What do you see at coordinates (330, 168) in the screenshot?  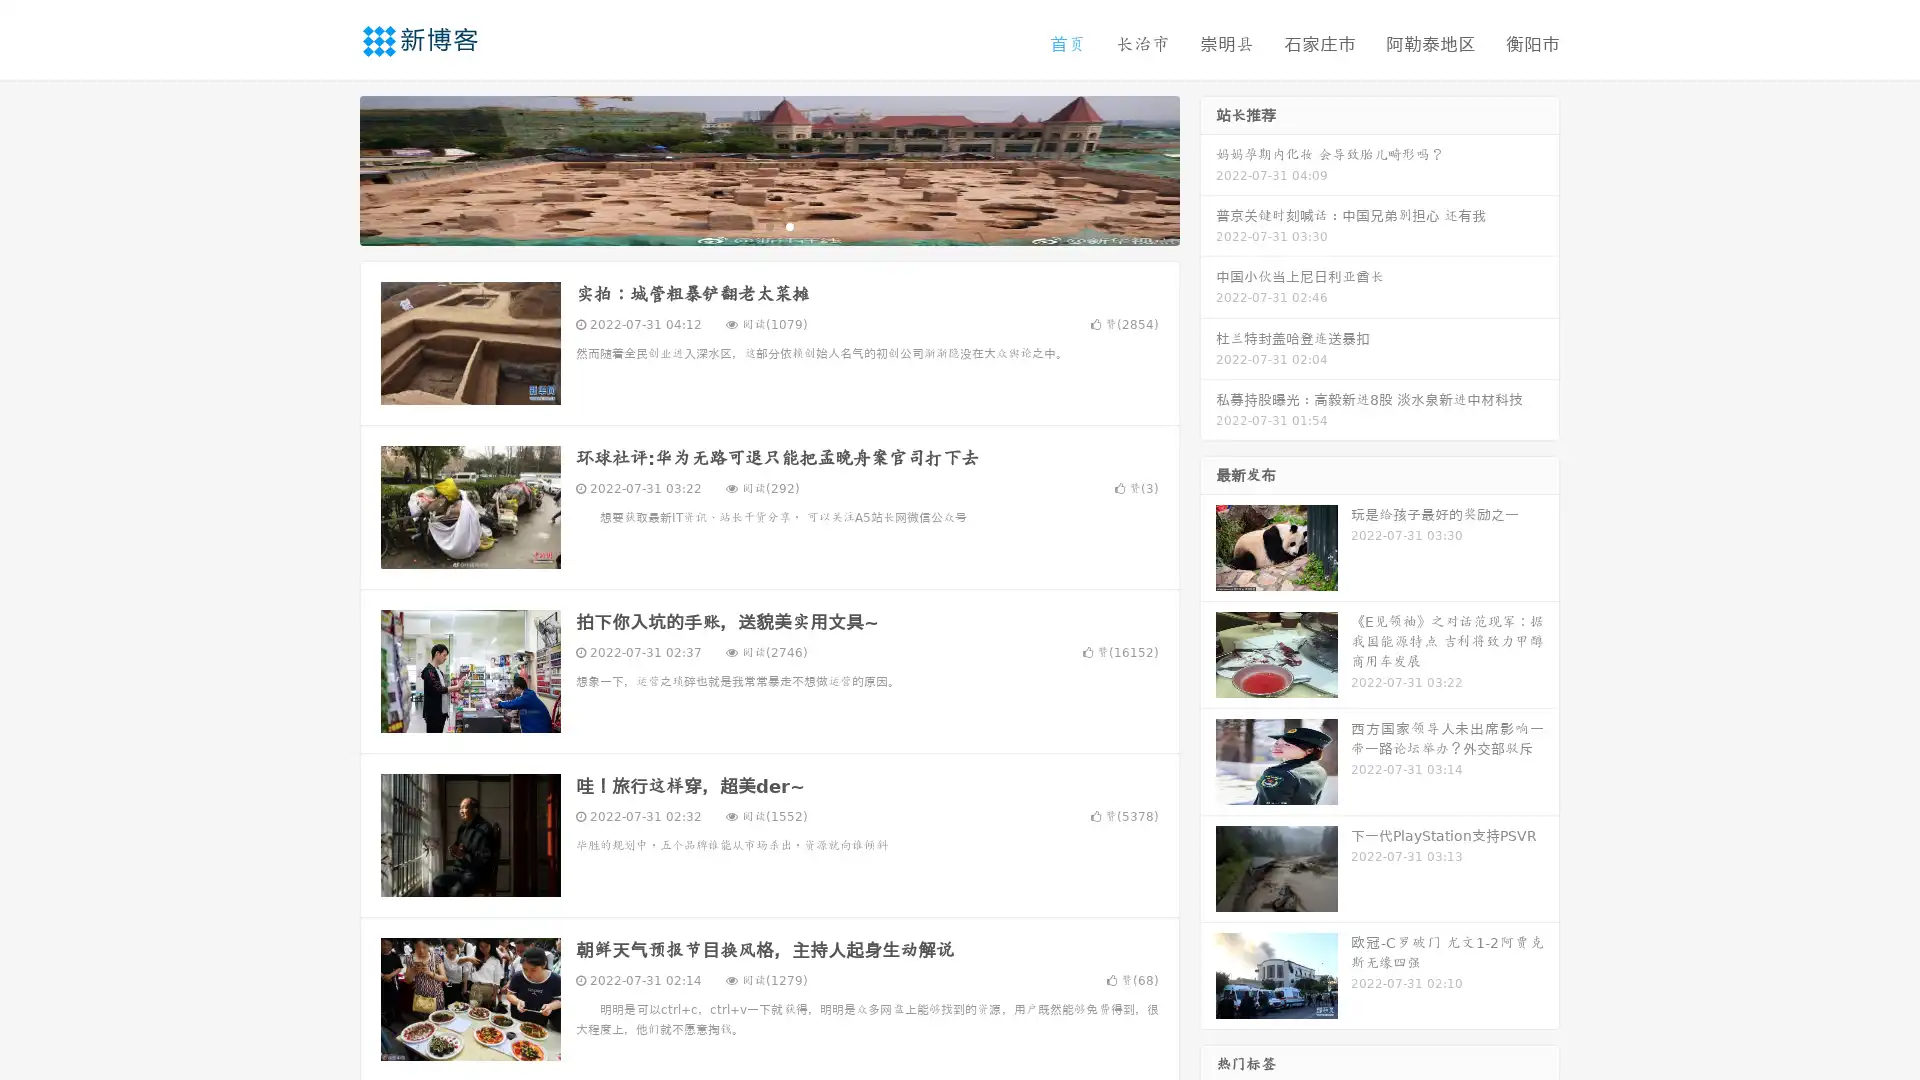 I see `Previous slide` at bounding box center [330, 168].